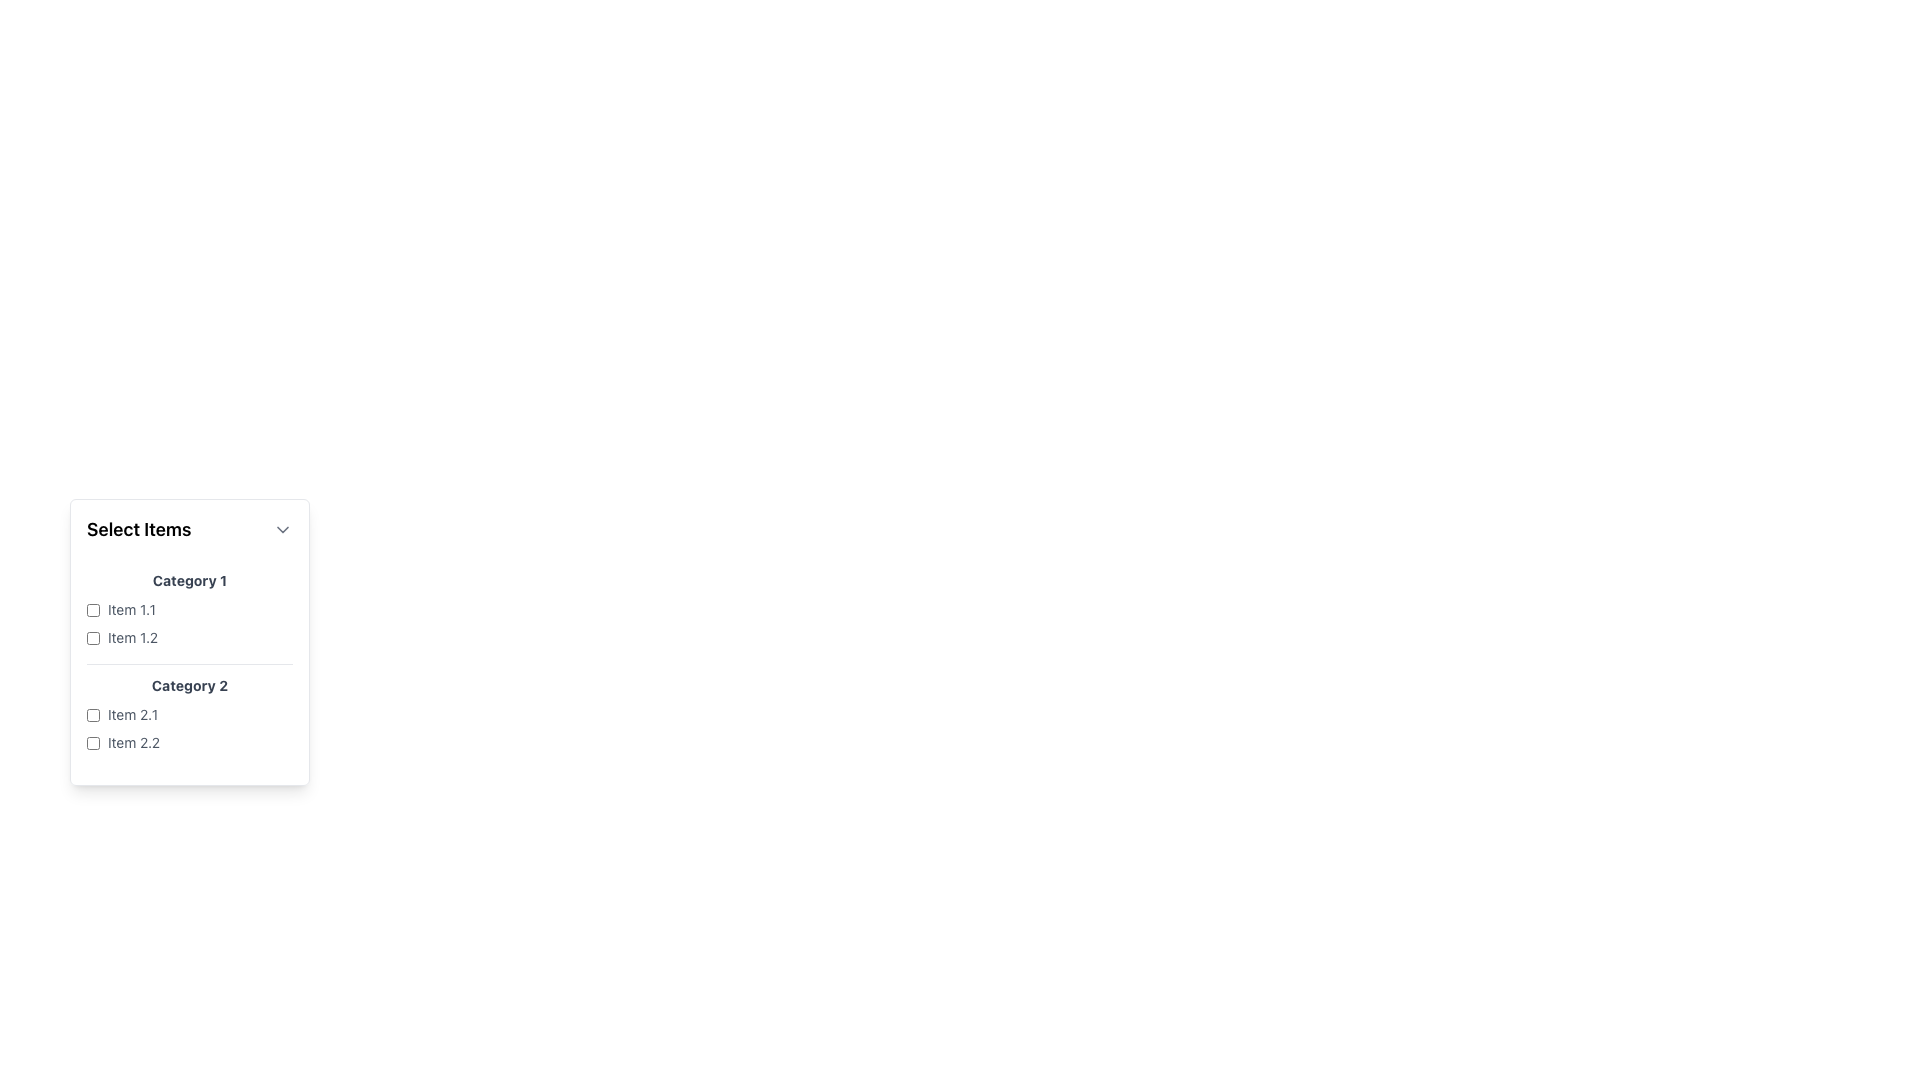 The width and height of the screenshot is (1920, 1080). I want to click on the empty checkbox for 'Item 2.1' under 'Category 2', so click(92, 713).